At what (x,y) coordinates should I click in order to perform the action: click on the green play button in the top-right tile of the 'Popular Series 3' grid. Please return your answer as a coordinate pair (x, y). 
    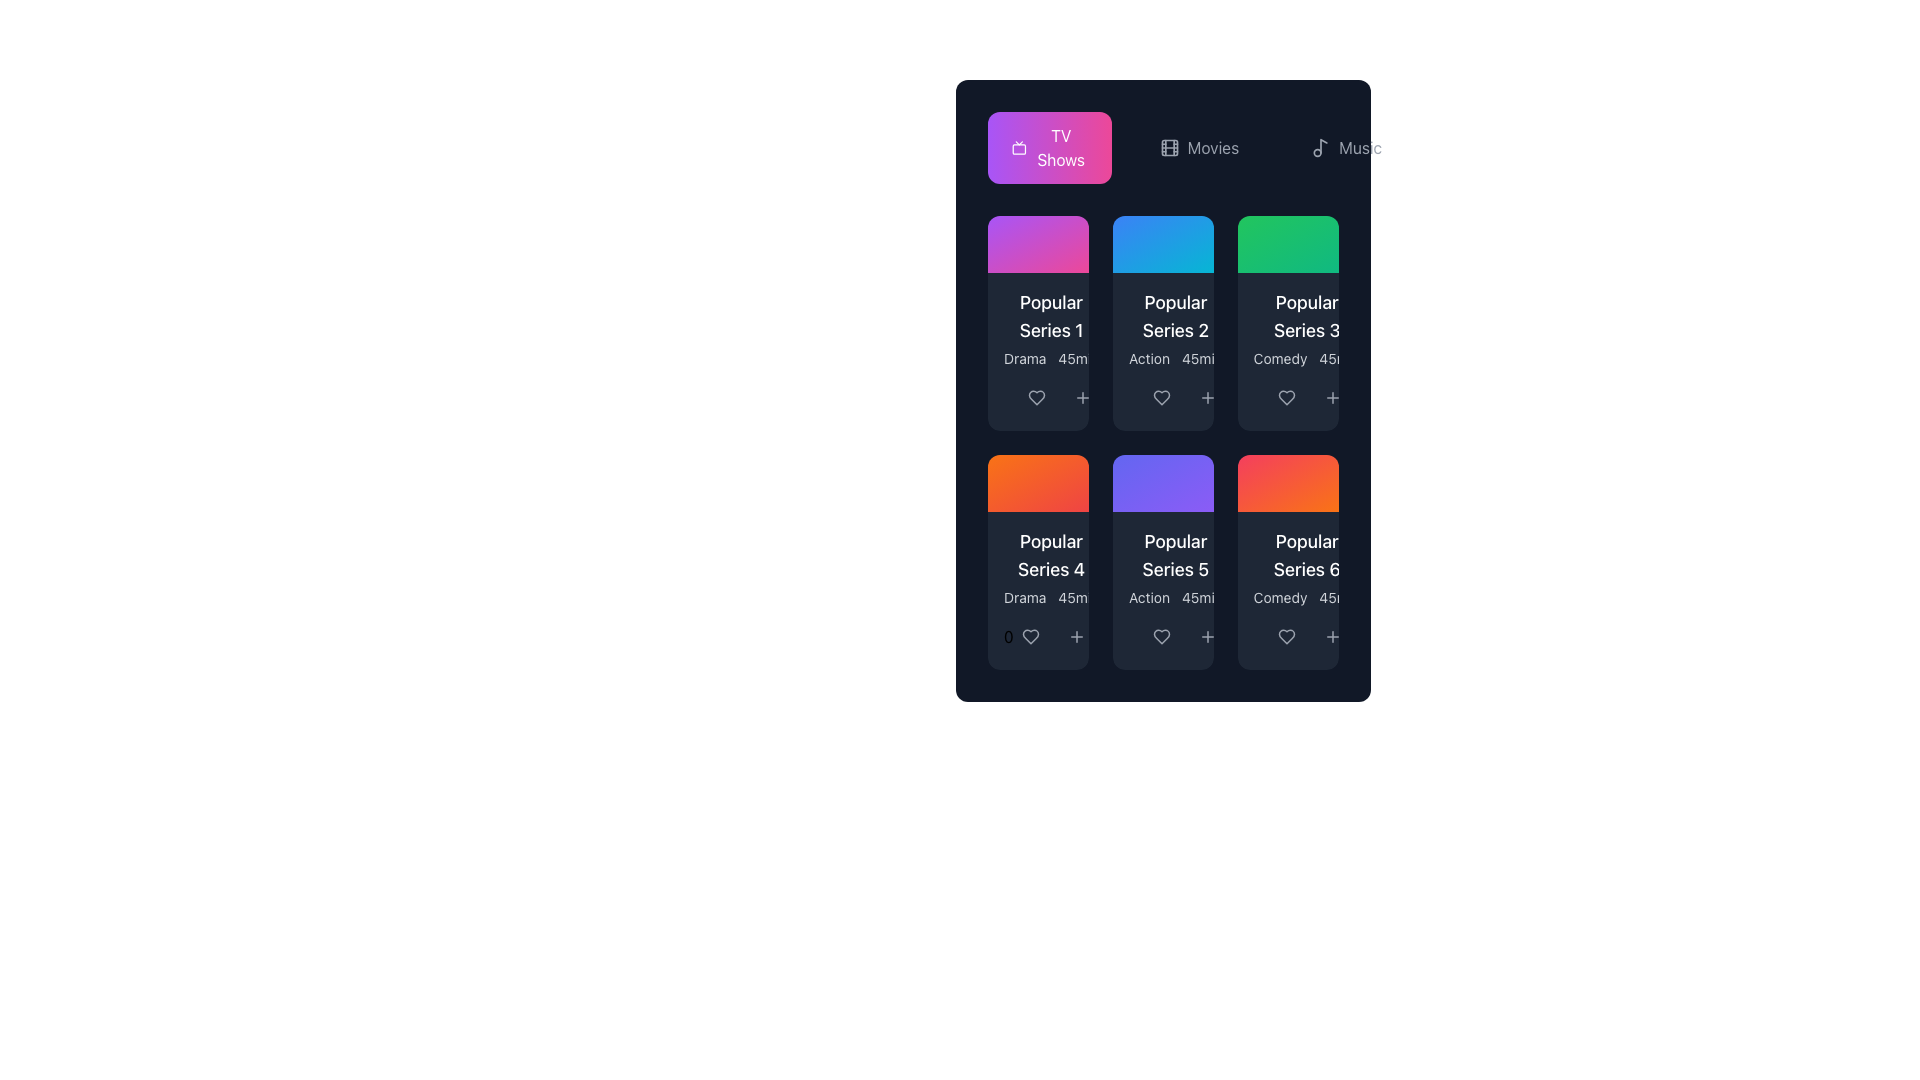
    Looking at the image, I should click on (1289, 243).